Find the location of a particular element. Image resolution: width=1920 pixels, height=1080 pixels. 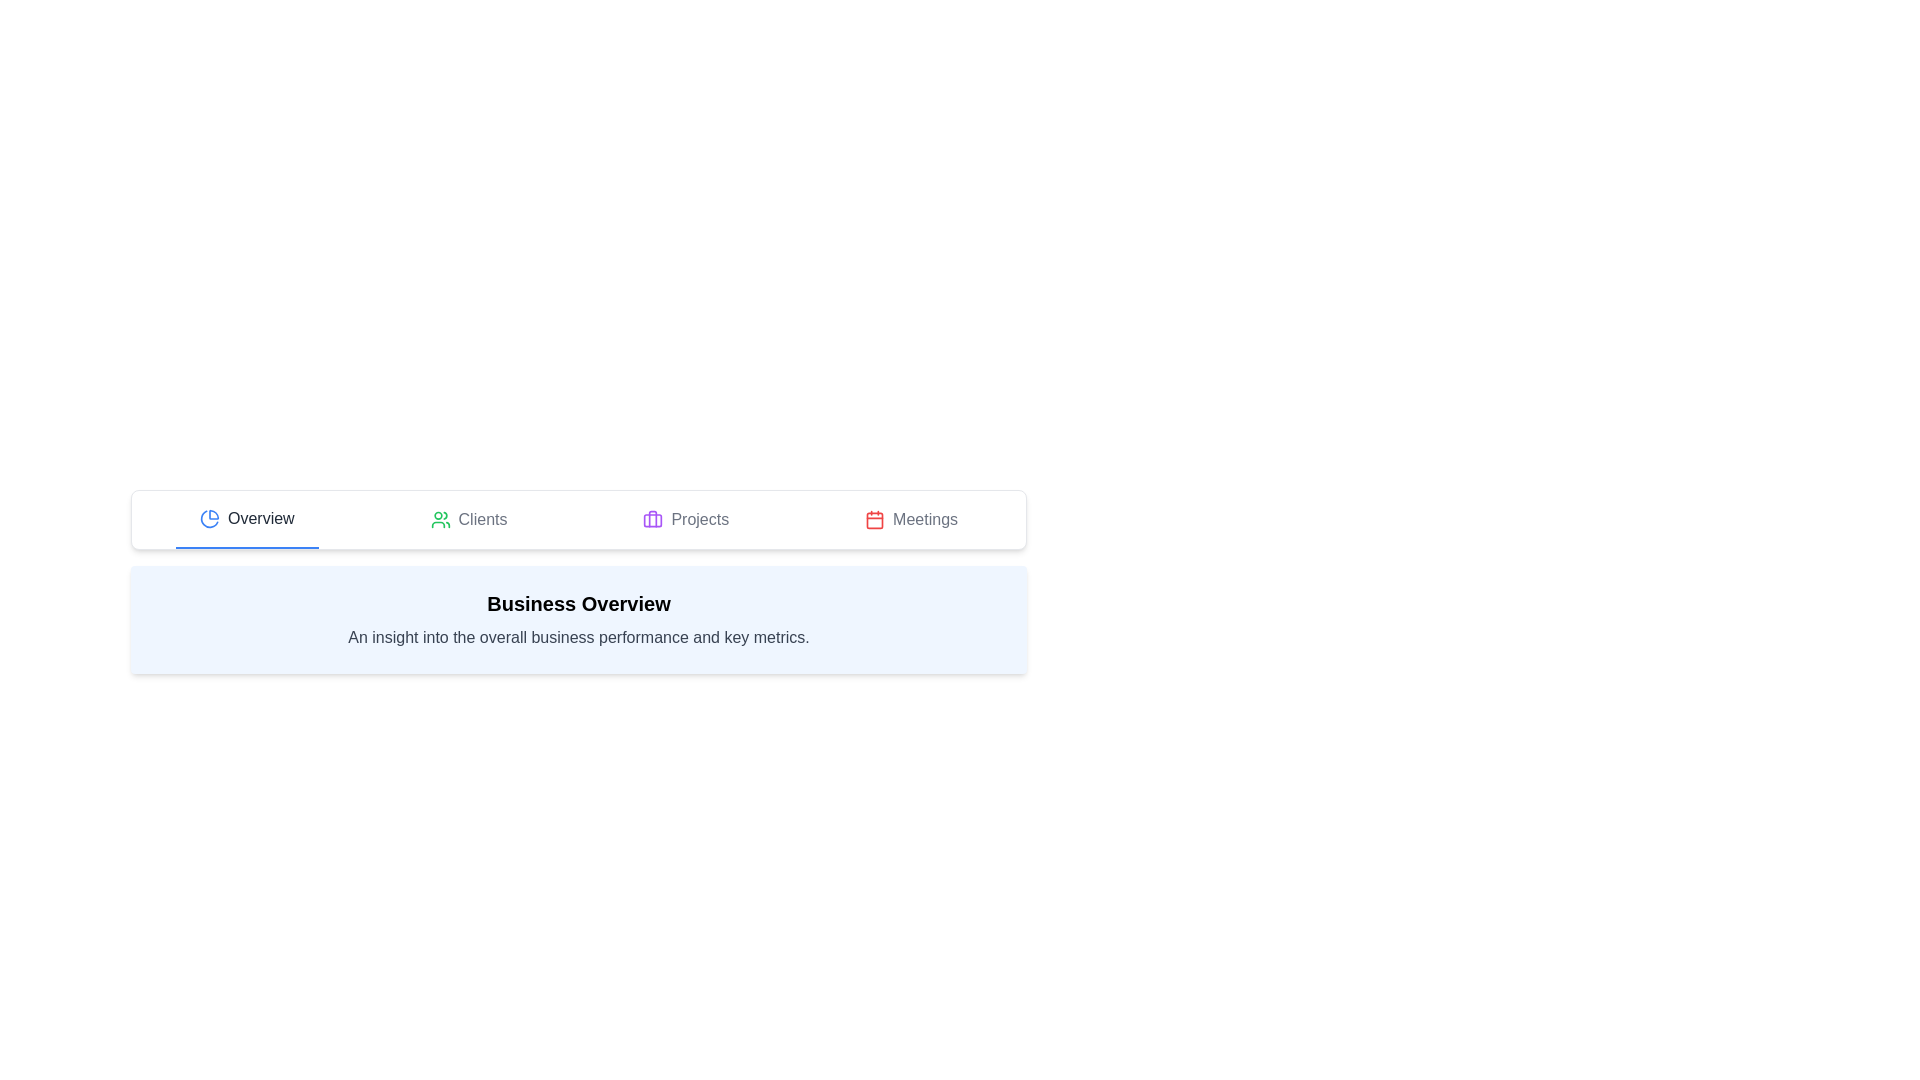

the 'Clients' tab button with a green user icon is located at coordinates (468, 519).